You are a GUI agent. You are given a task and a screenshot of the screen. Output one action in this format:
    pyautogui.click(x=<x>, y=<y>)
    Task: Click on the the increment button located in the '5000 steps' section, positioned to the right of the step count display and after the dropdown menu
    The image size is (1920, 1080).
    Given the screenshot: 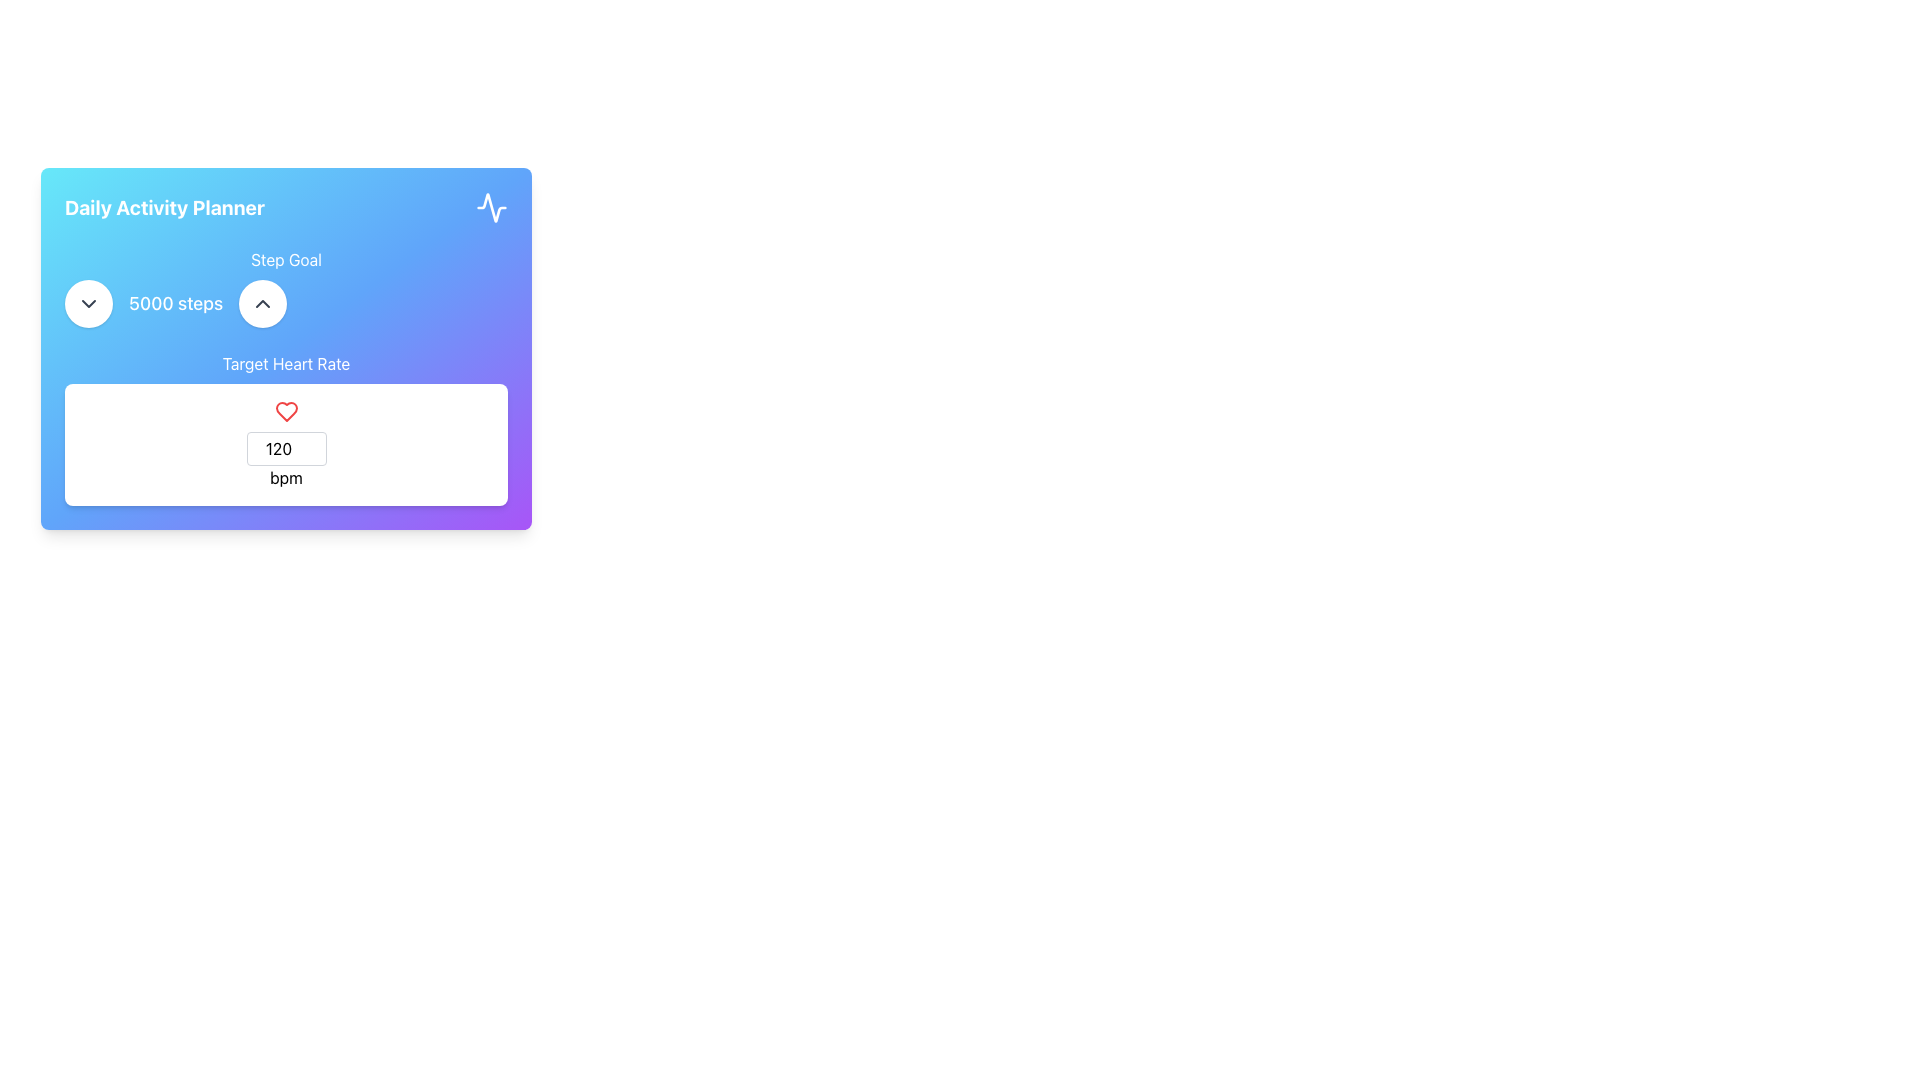 What is the action you would take?
    pyautogui.click(x=262, y=304)
    